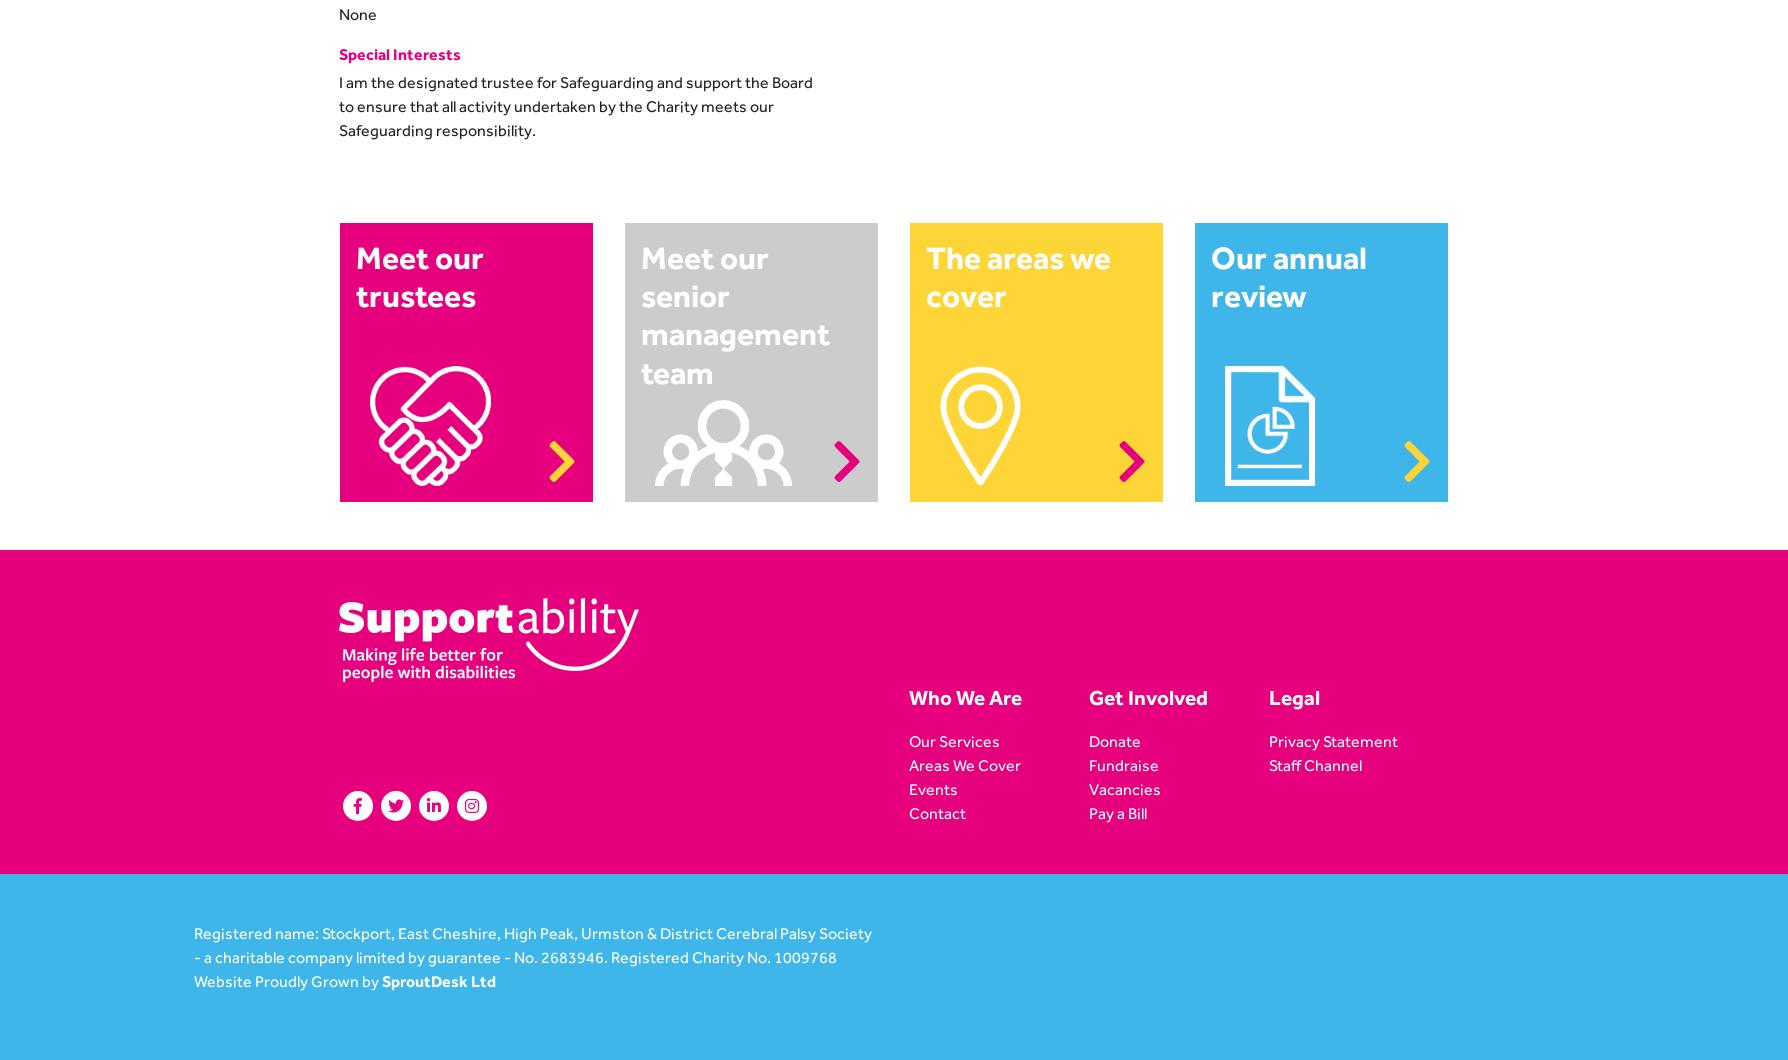  I want to click on 'Contact', so click(937, 813).